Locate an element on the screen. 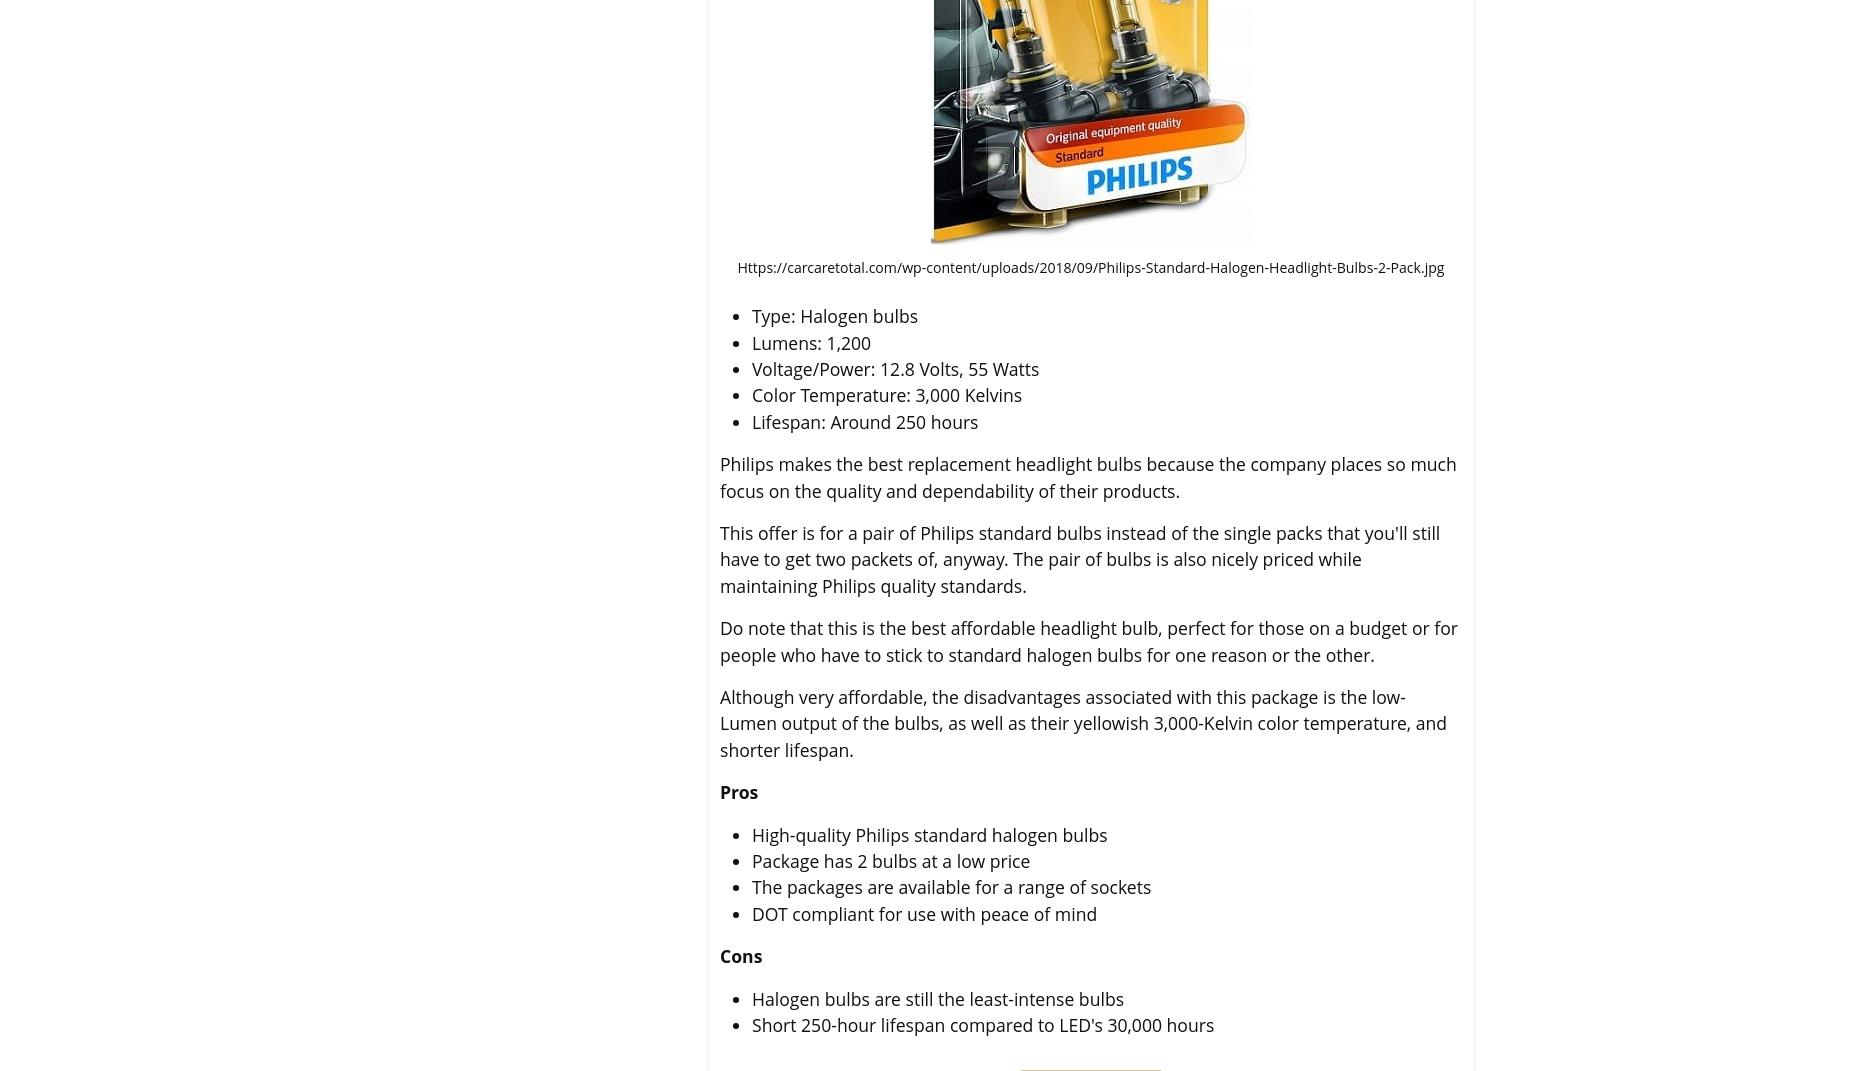 Image resolution: width=1850 pixels, height=1071 pixels. 'Https://carcaretotal.com/wp-content/uploads/2018/09/Philips-Standard-Halogen-Headlight-Bulbs-2-Pack.jpg' is located at coordinates (1089, 266).